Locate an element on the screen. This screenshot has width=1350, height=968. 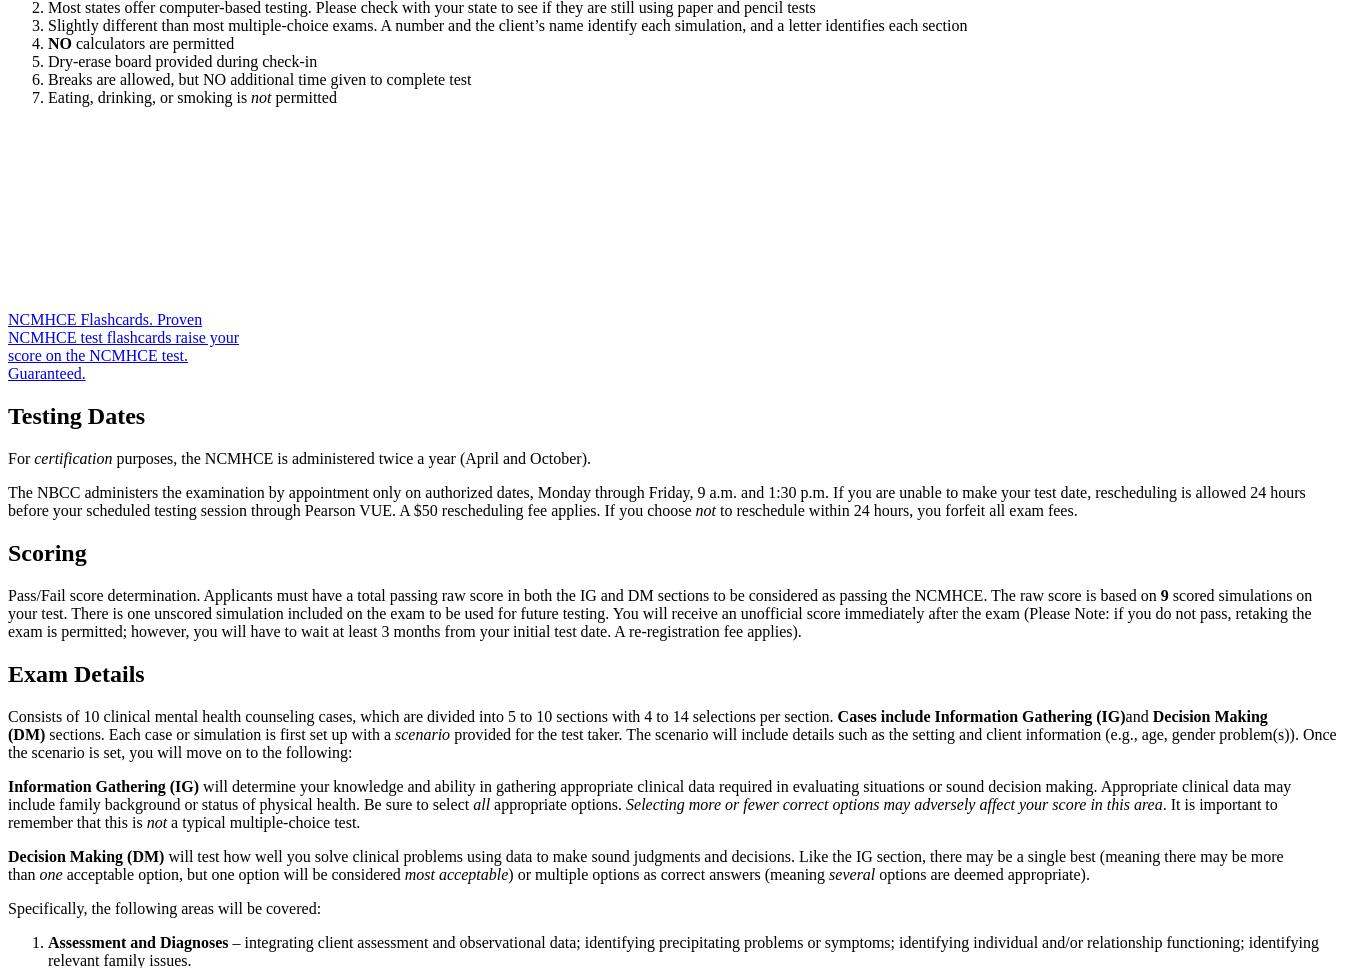
'acceptable option, but one option will be considered' is located at coordinates (232, 872).